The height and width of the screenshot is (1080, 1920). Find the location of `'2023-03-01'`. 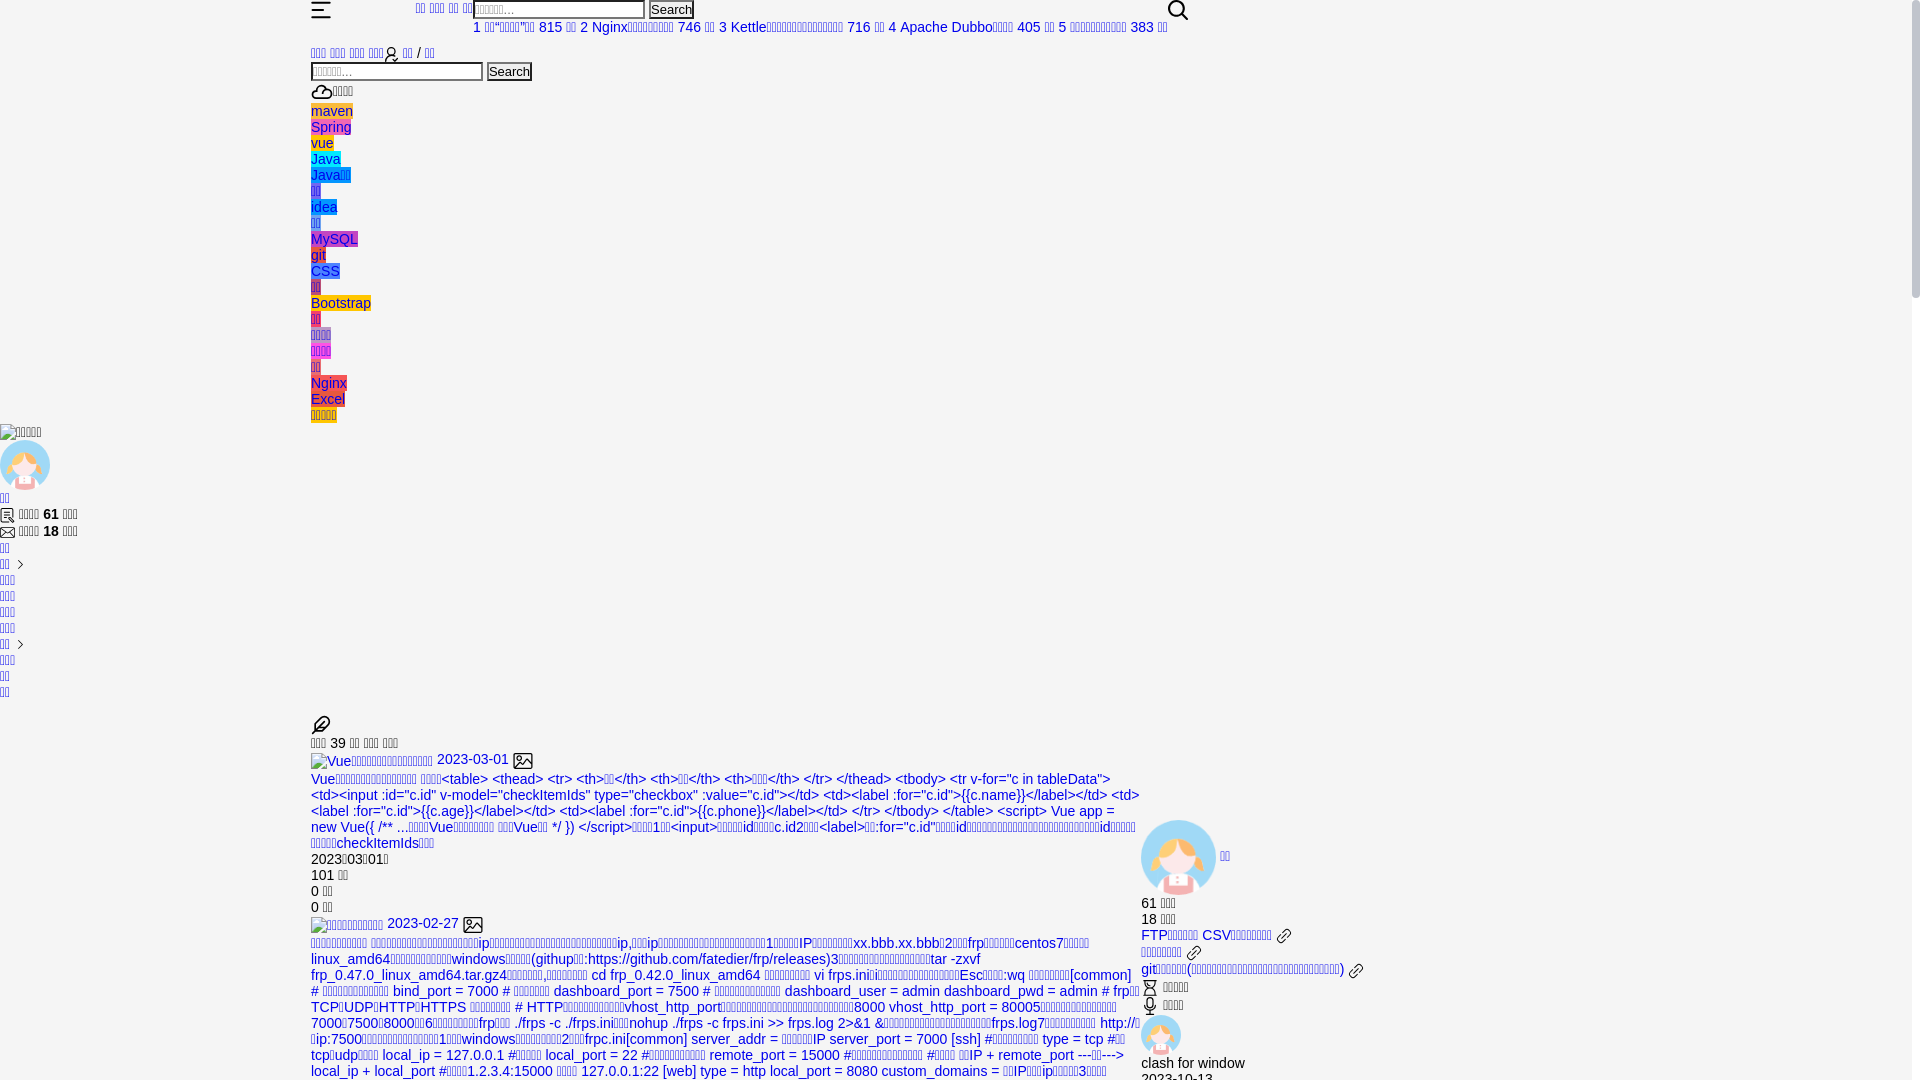

'2023-03-01' is located at coordinates (421, 759).